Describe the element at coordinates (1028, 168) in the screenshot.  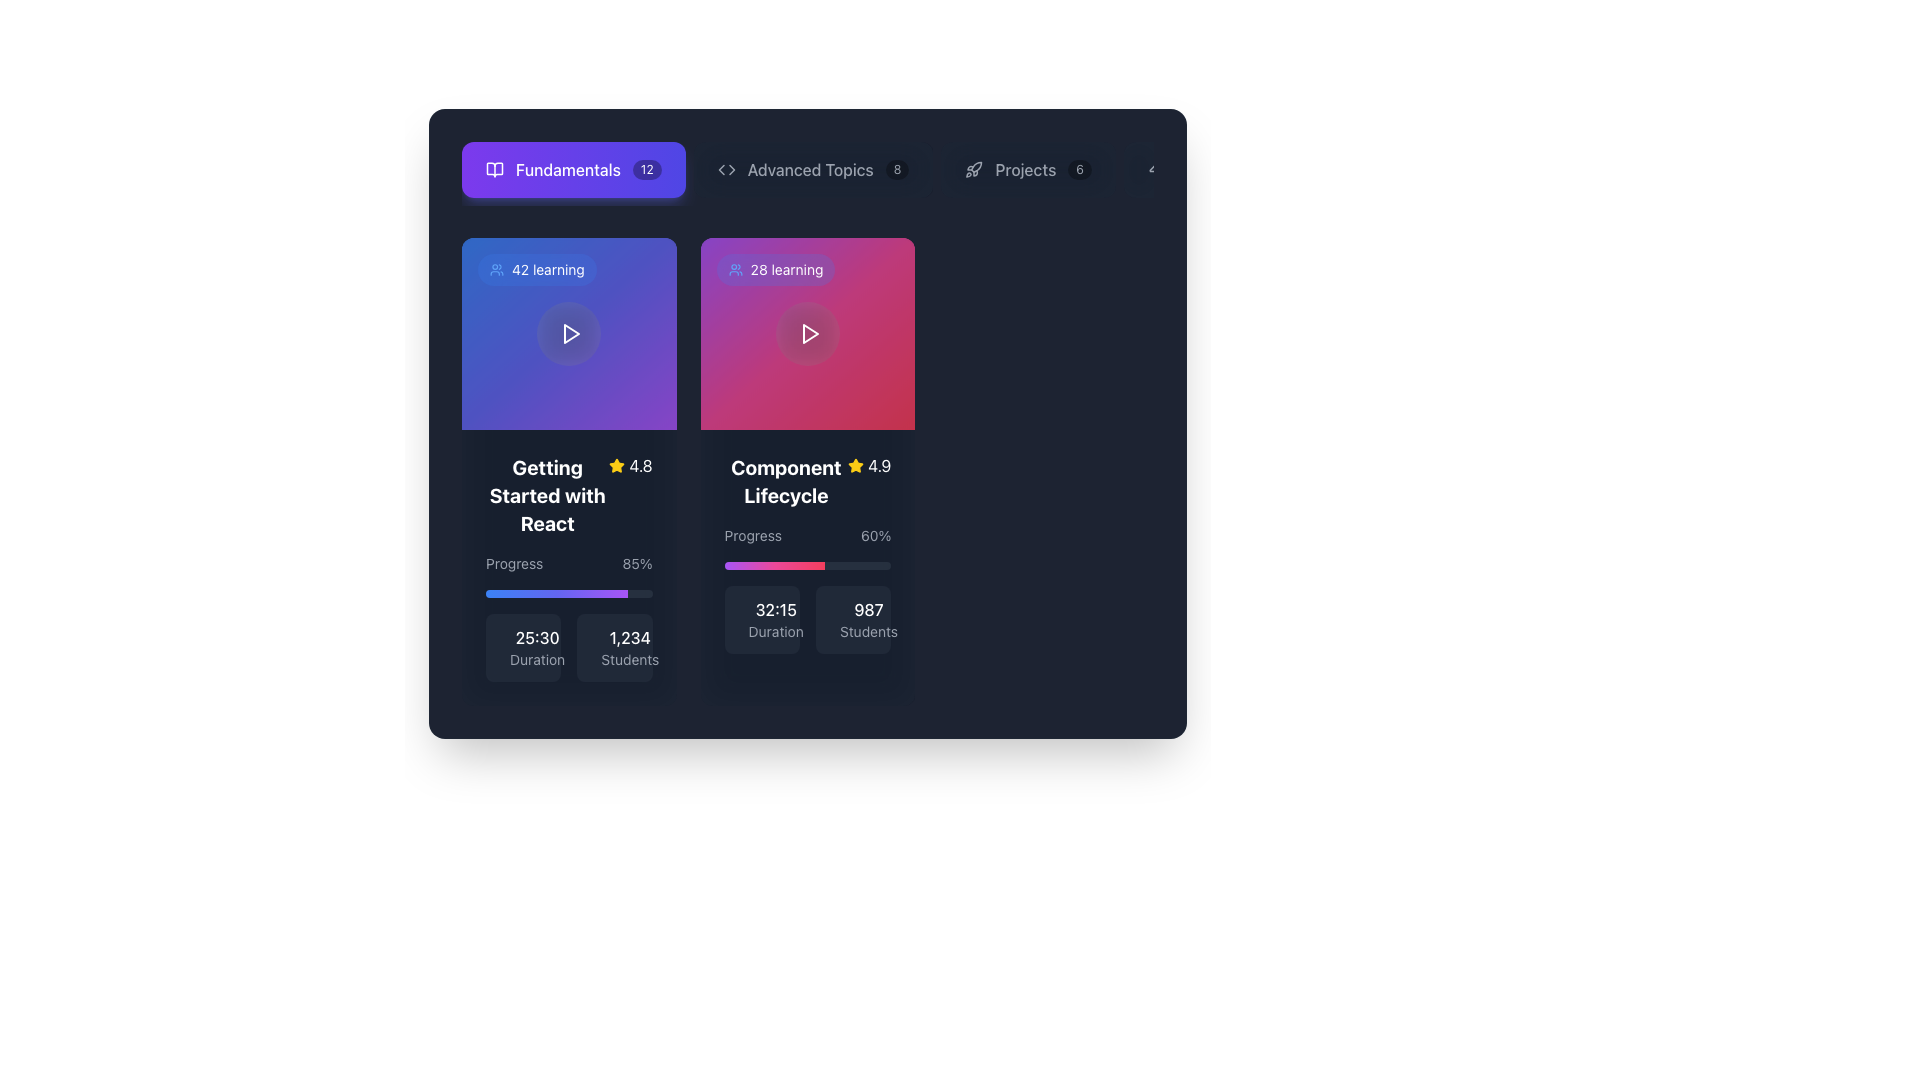
I see `the third button in the horizontal menu bar that navigates to the 'Projects' section` at that location.